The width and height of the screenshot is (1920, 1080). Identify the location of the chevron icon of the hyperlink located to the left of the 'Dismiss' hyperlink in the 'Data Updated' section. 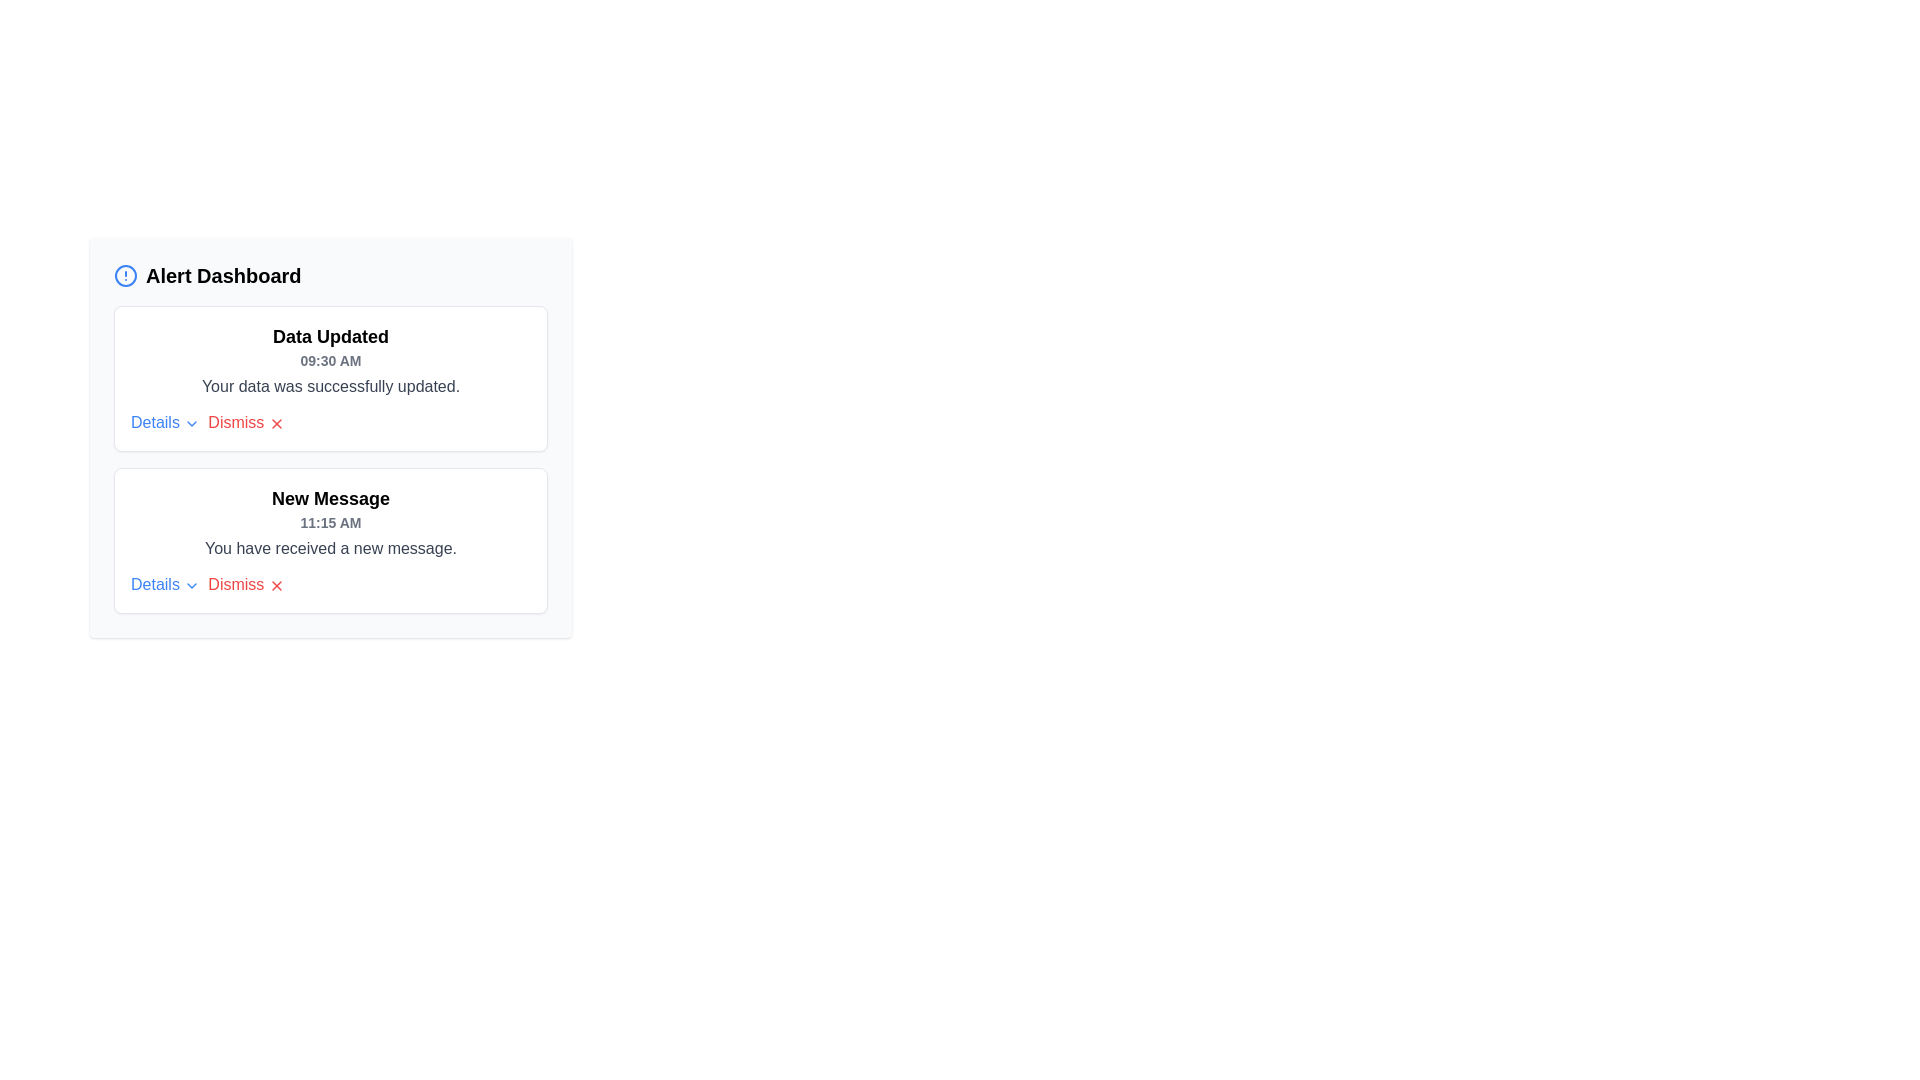
(165, 422).